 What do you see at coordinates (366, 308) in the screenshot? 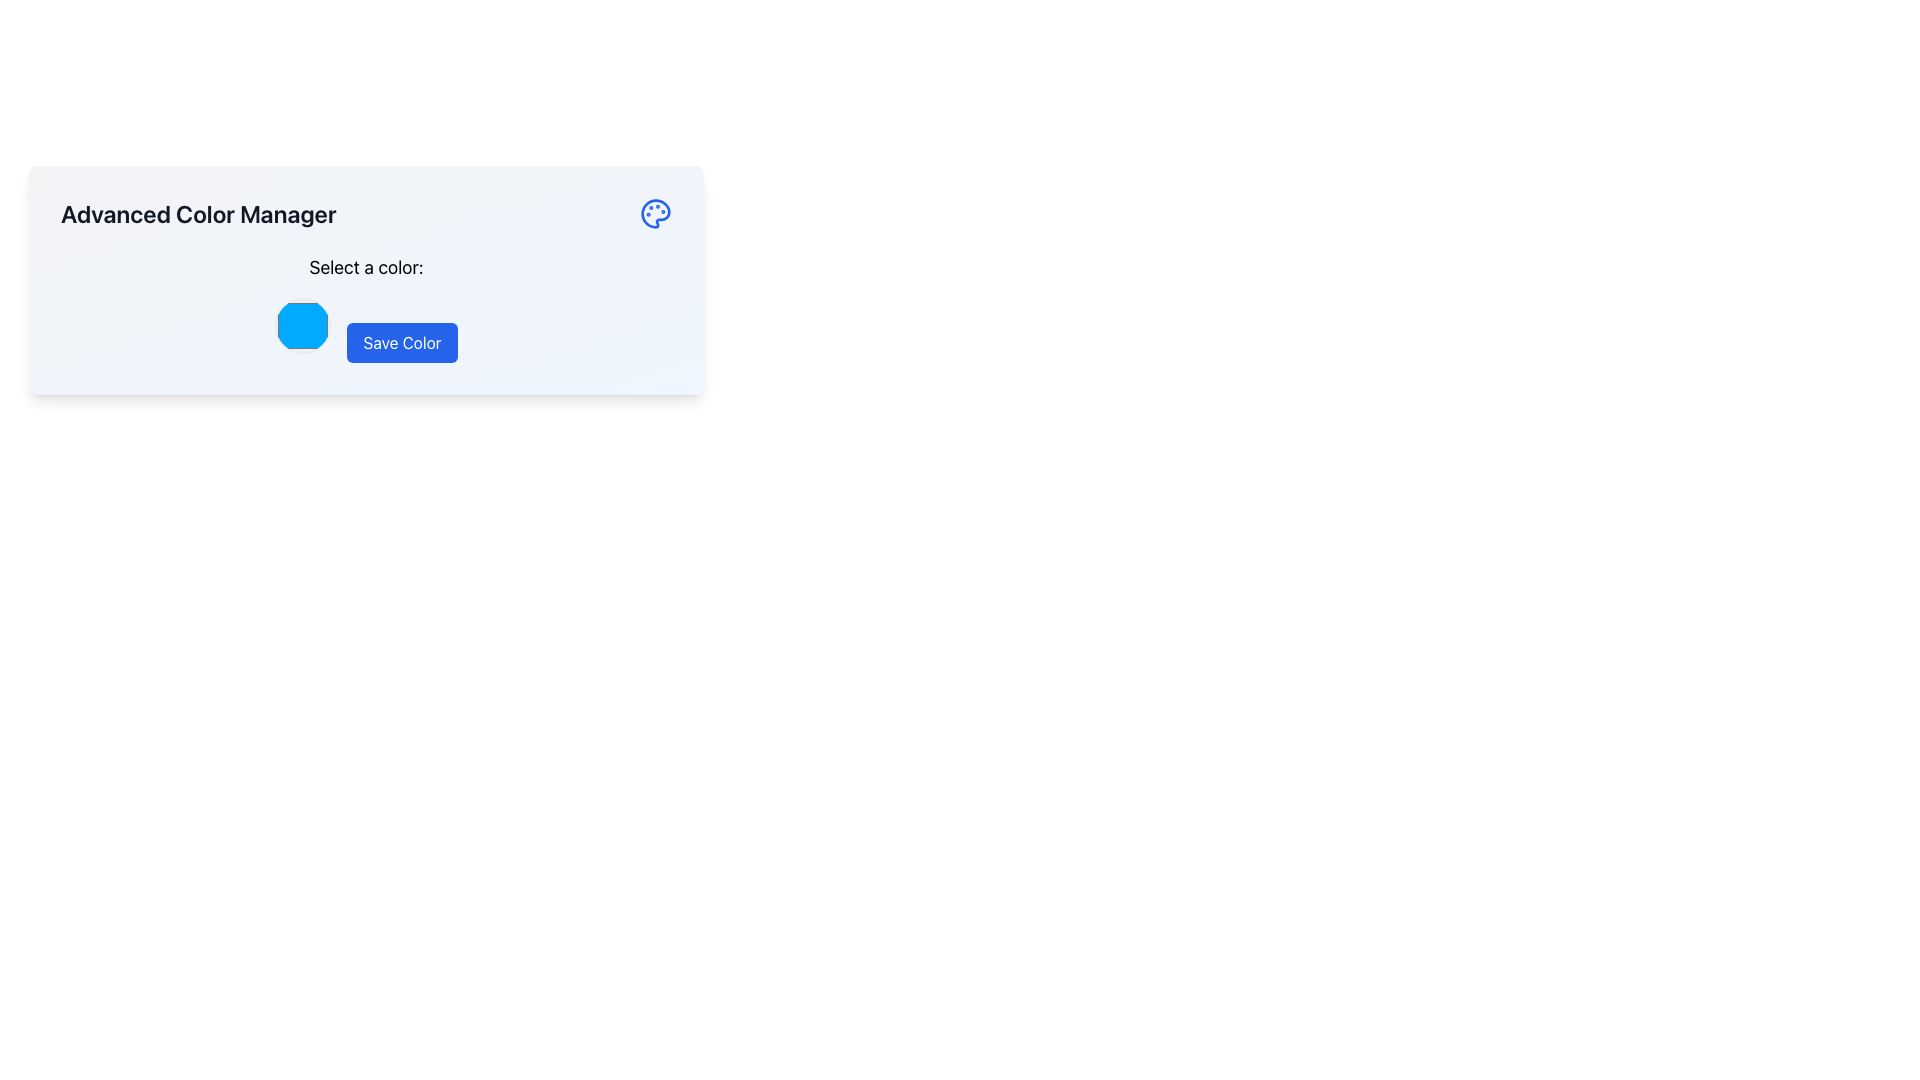
I see `the 'Save Color' button in the Advanced Color Manager section` at bounding box center [366, 308].